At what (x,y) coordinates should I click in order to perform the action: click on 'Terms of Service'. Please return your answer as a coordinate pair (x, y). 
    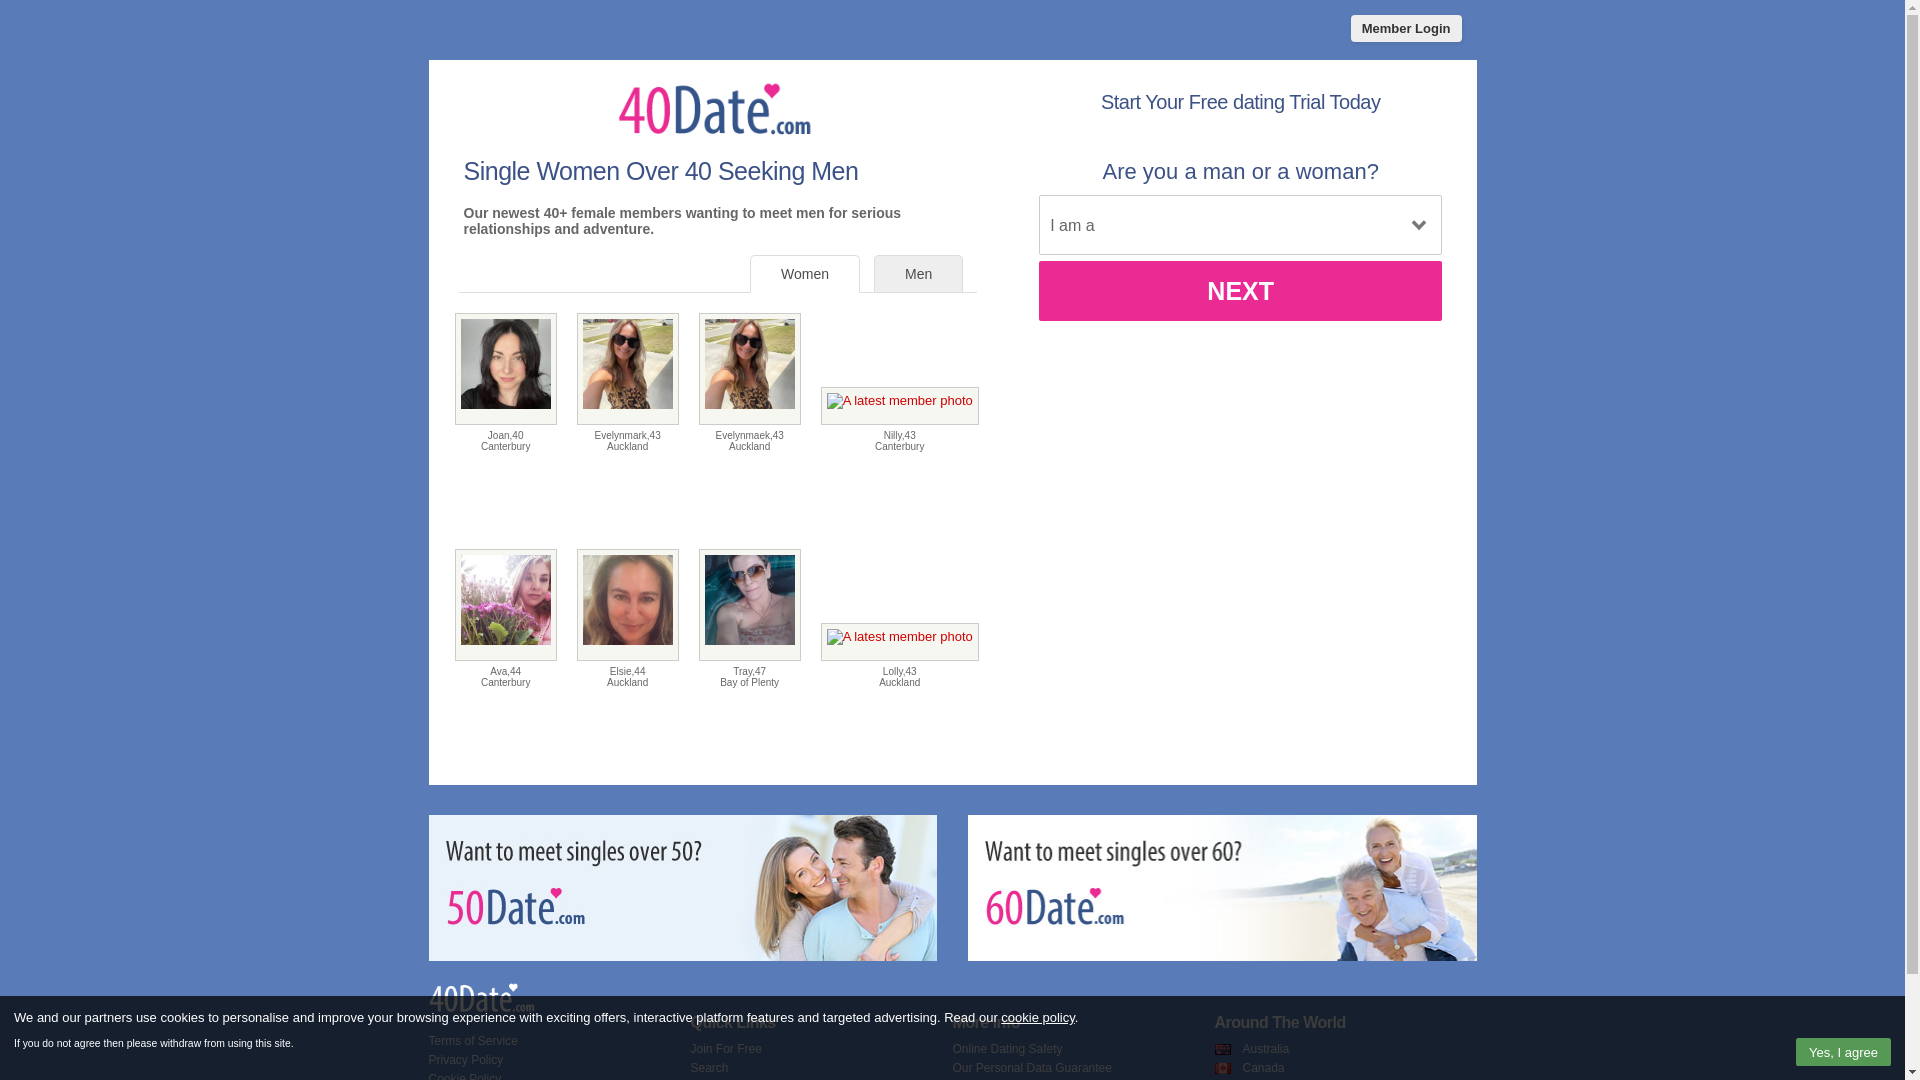
    Looking at the image, I should click on (471, 1040).